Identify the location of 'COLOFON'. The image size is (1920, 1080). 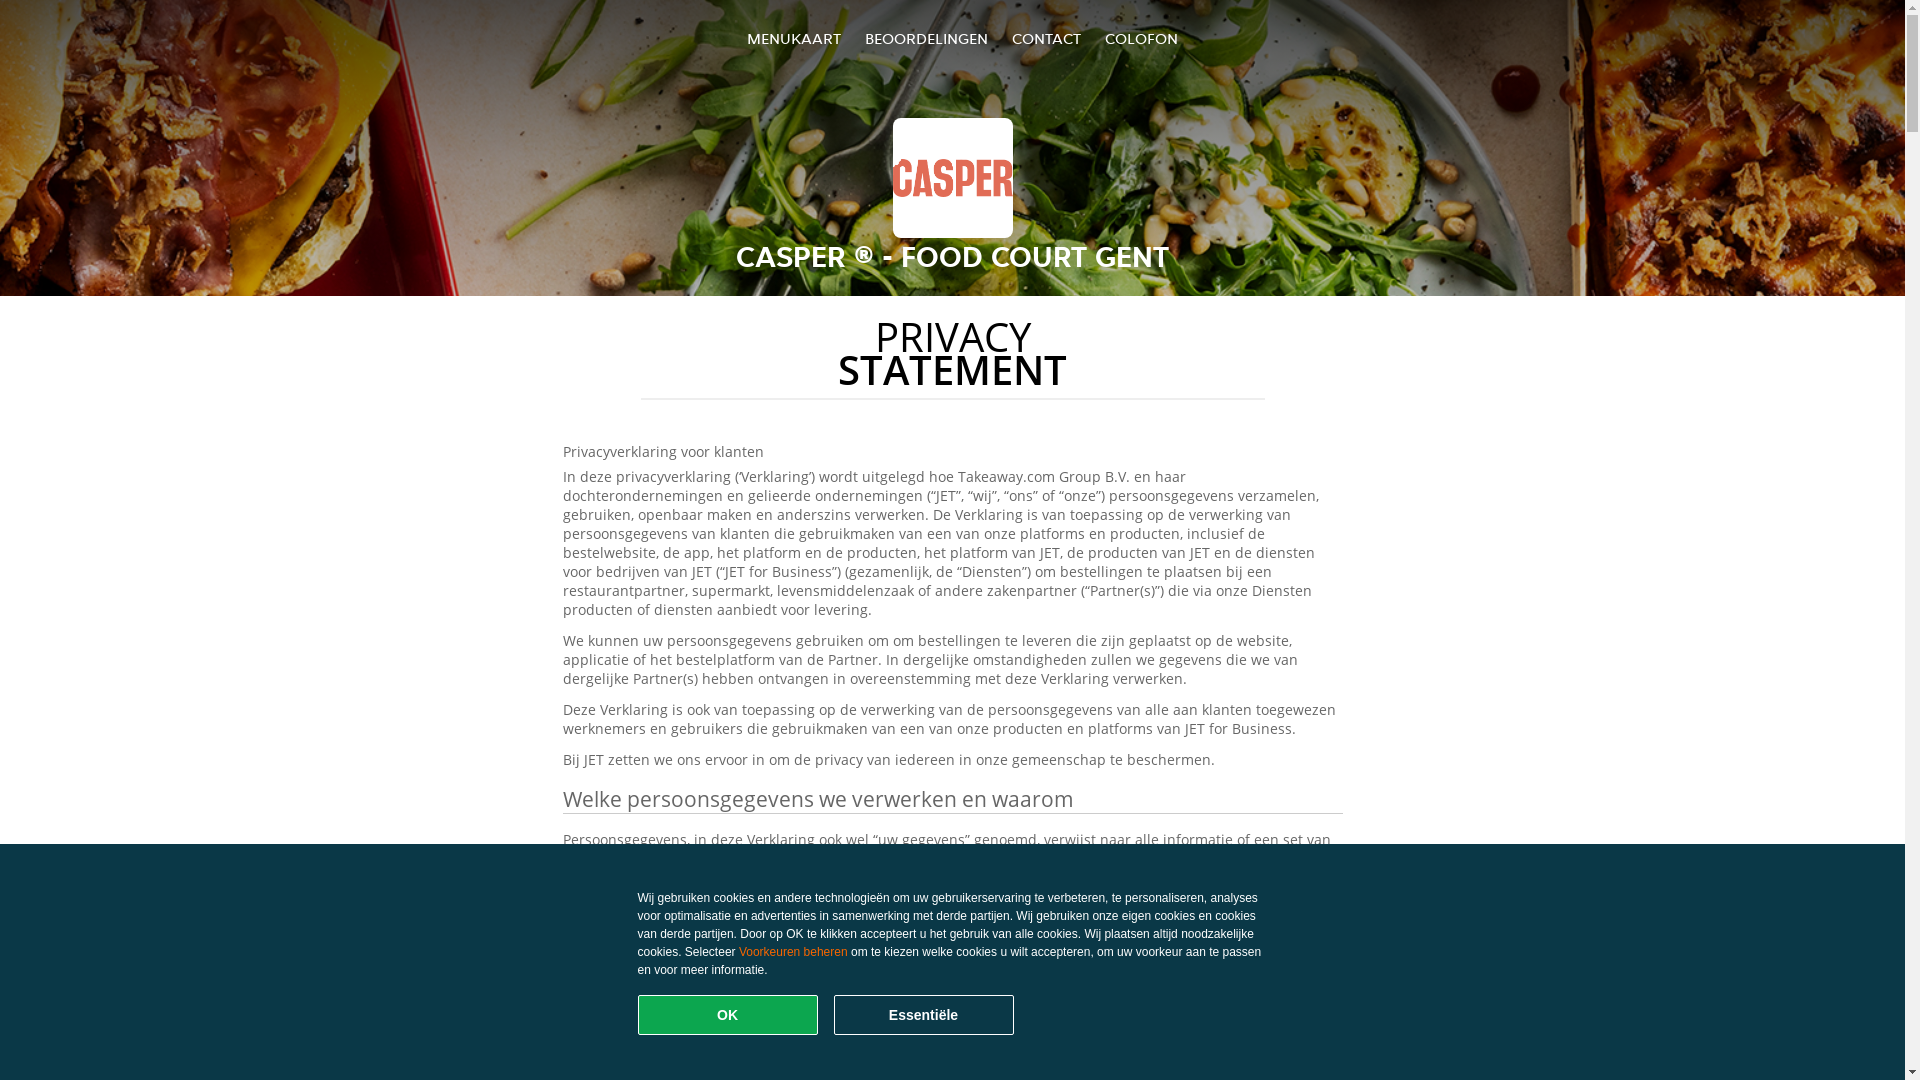
(1103, 38).